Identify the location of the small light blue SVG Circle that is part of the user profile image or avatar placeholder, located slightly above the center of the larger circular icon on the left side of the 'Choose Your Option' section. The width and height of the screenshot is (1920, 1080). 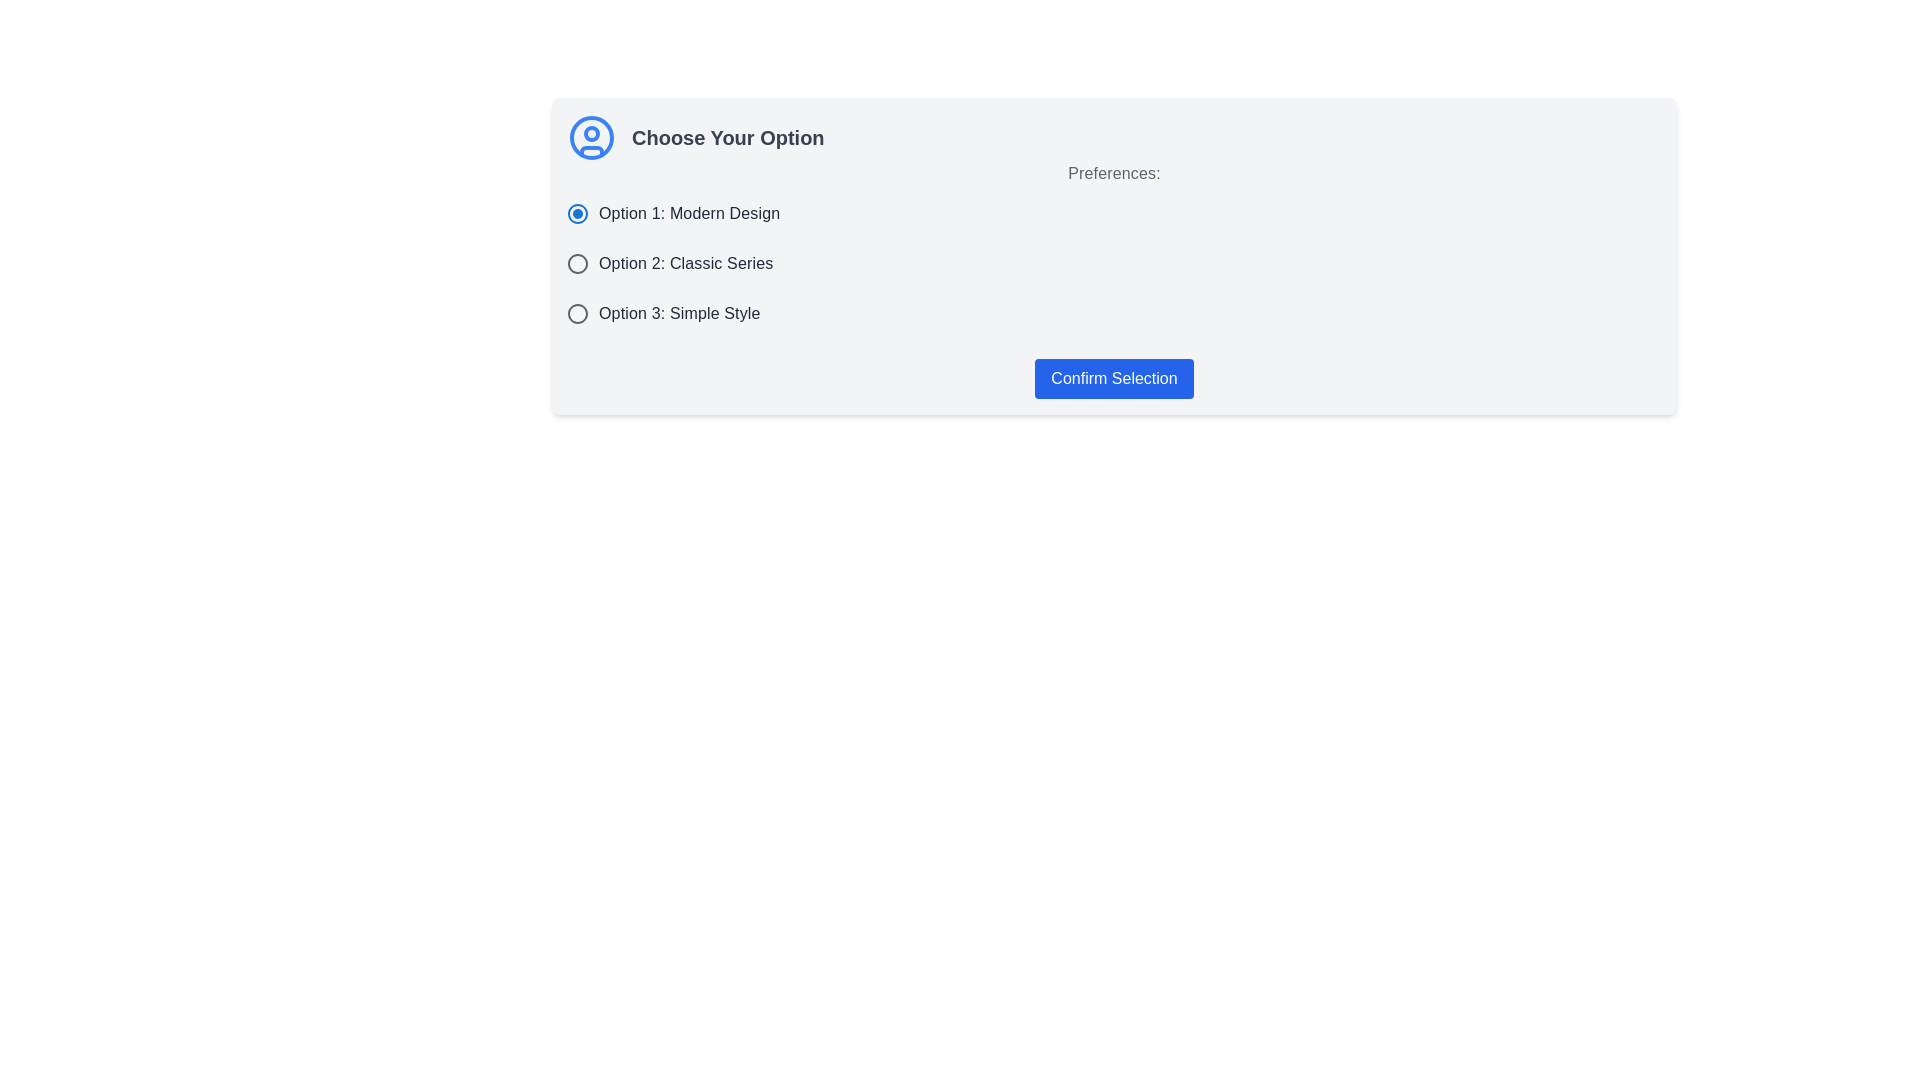
(590, 134).